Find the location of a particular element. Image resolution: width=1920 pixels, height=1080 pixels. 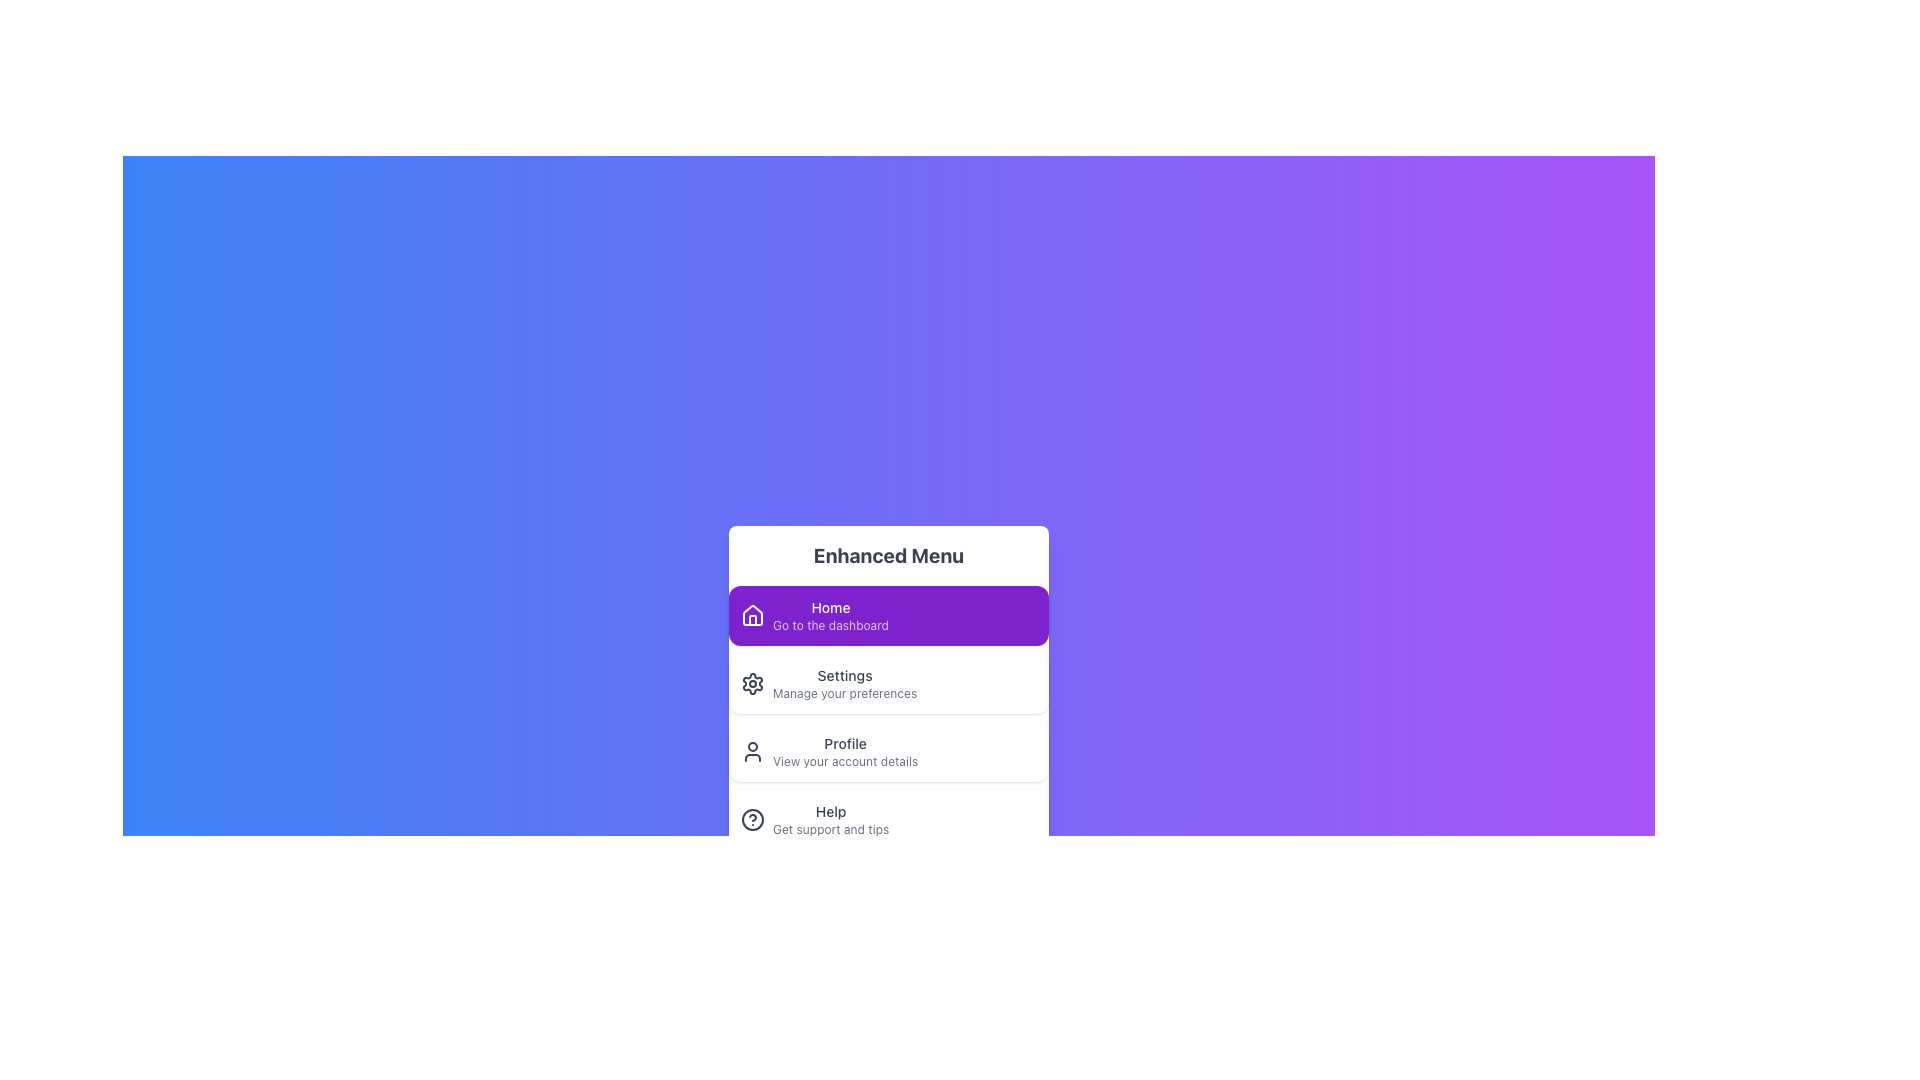

the 'Settings' title label located in the 'Enhanced Menu' section, under the 'Home' menu option is located at coordinates (845, 675).